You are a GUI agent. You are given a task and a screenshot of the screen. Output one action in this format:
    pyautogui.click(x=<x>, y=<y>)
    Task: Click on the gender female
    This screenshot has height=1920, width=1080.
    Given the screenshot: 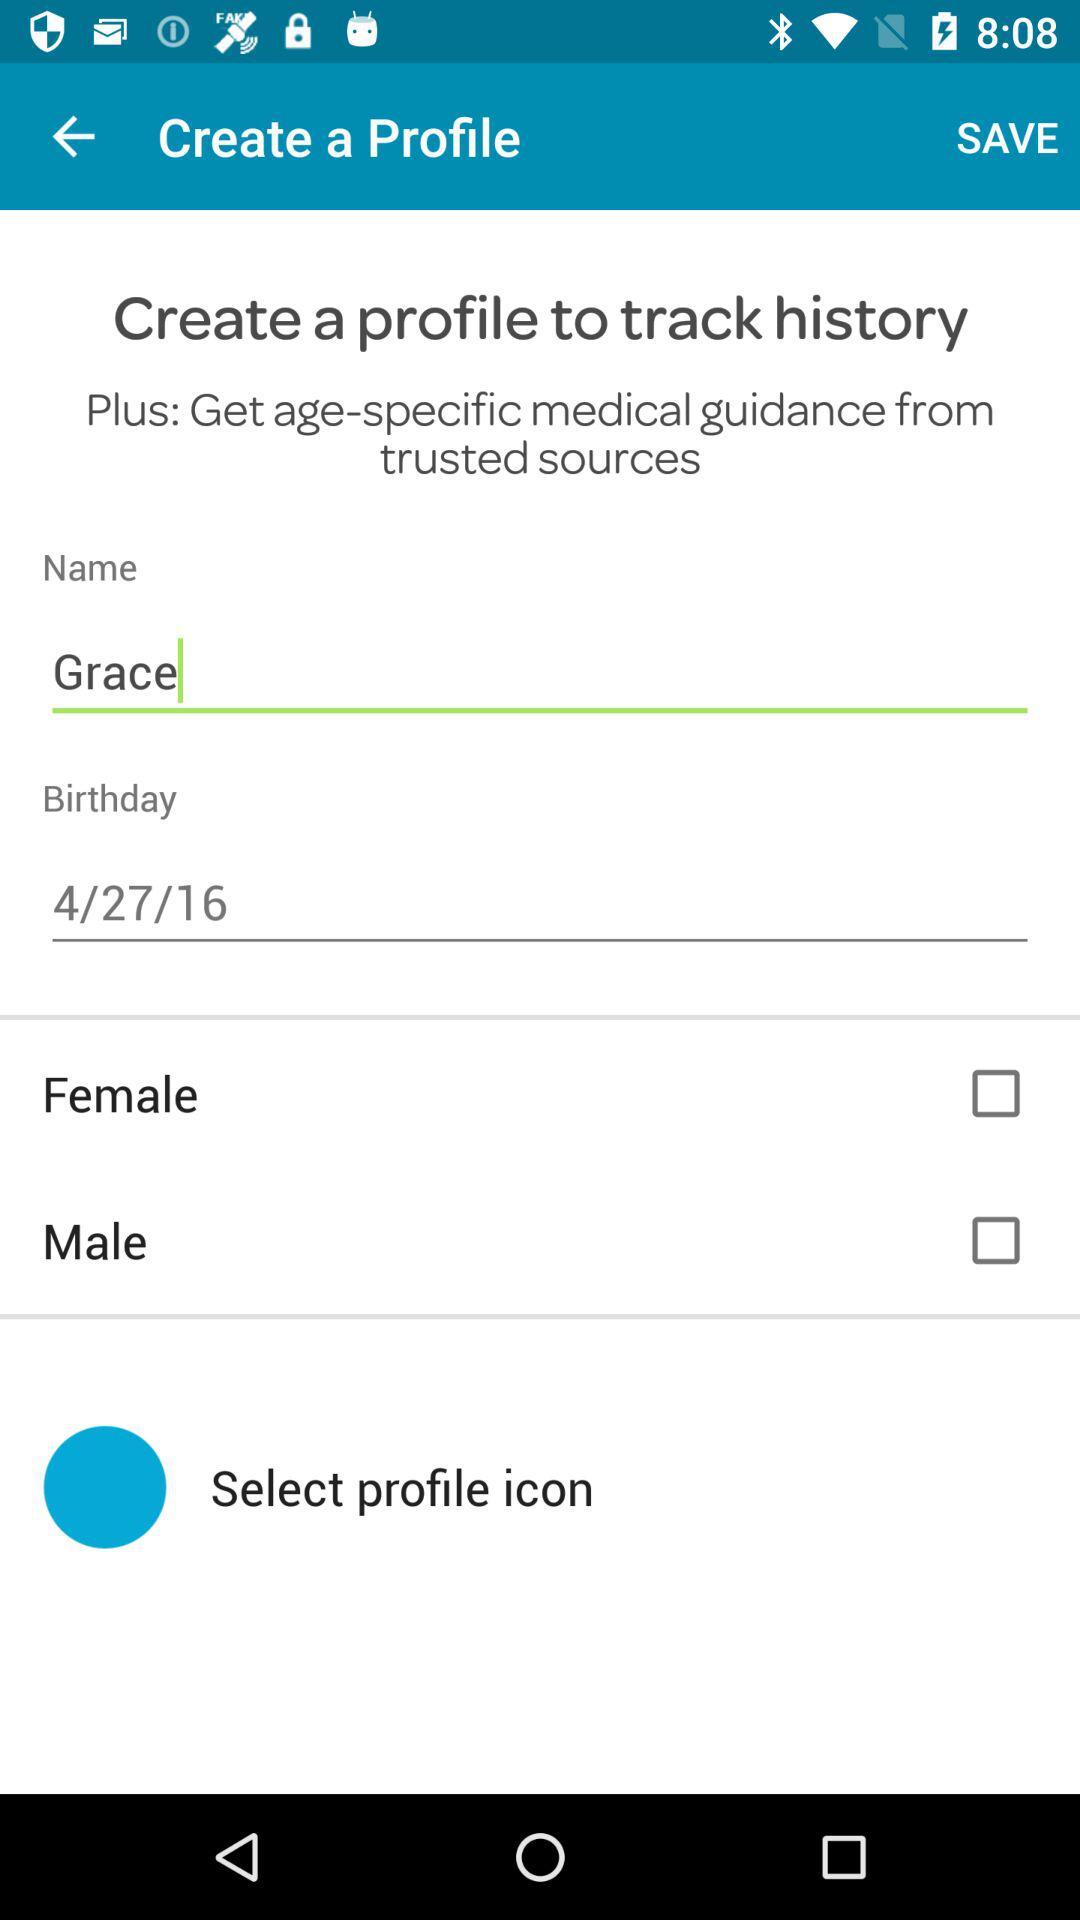 What is the action you would take?
    pyautogui.click(x=995, y=1092)
    